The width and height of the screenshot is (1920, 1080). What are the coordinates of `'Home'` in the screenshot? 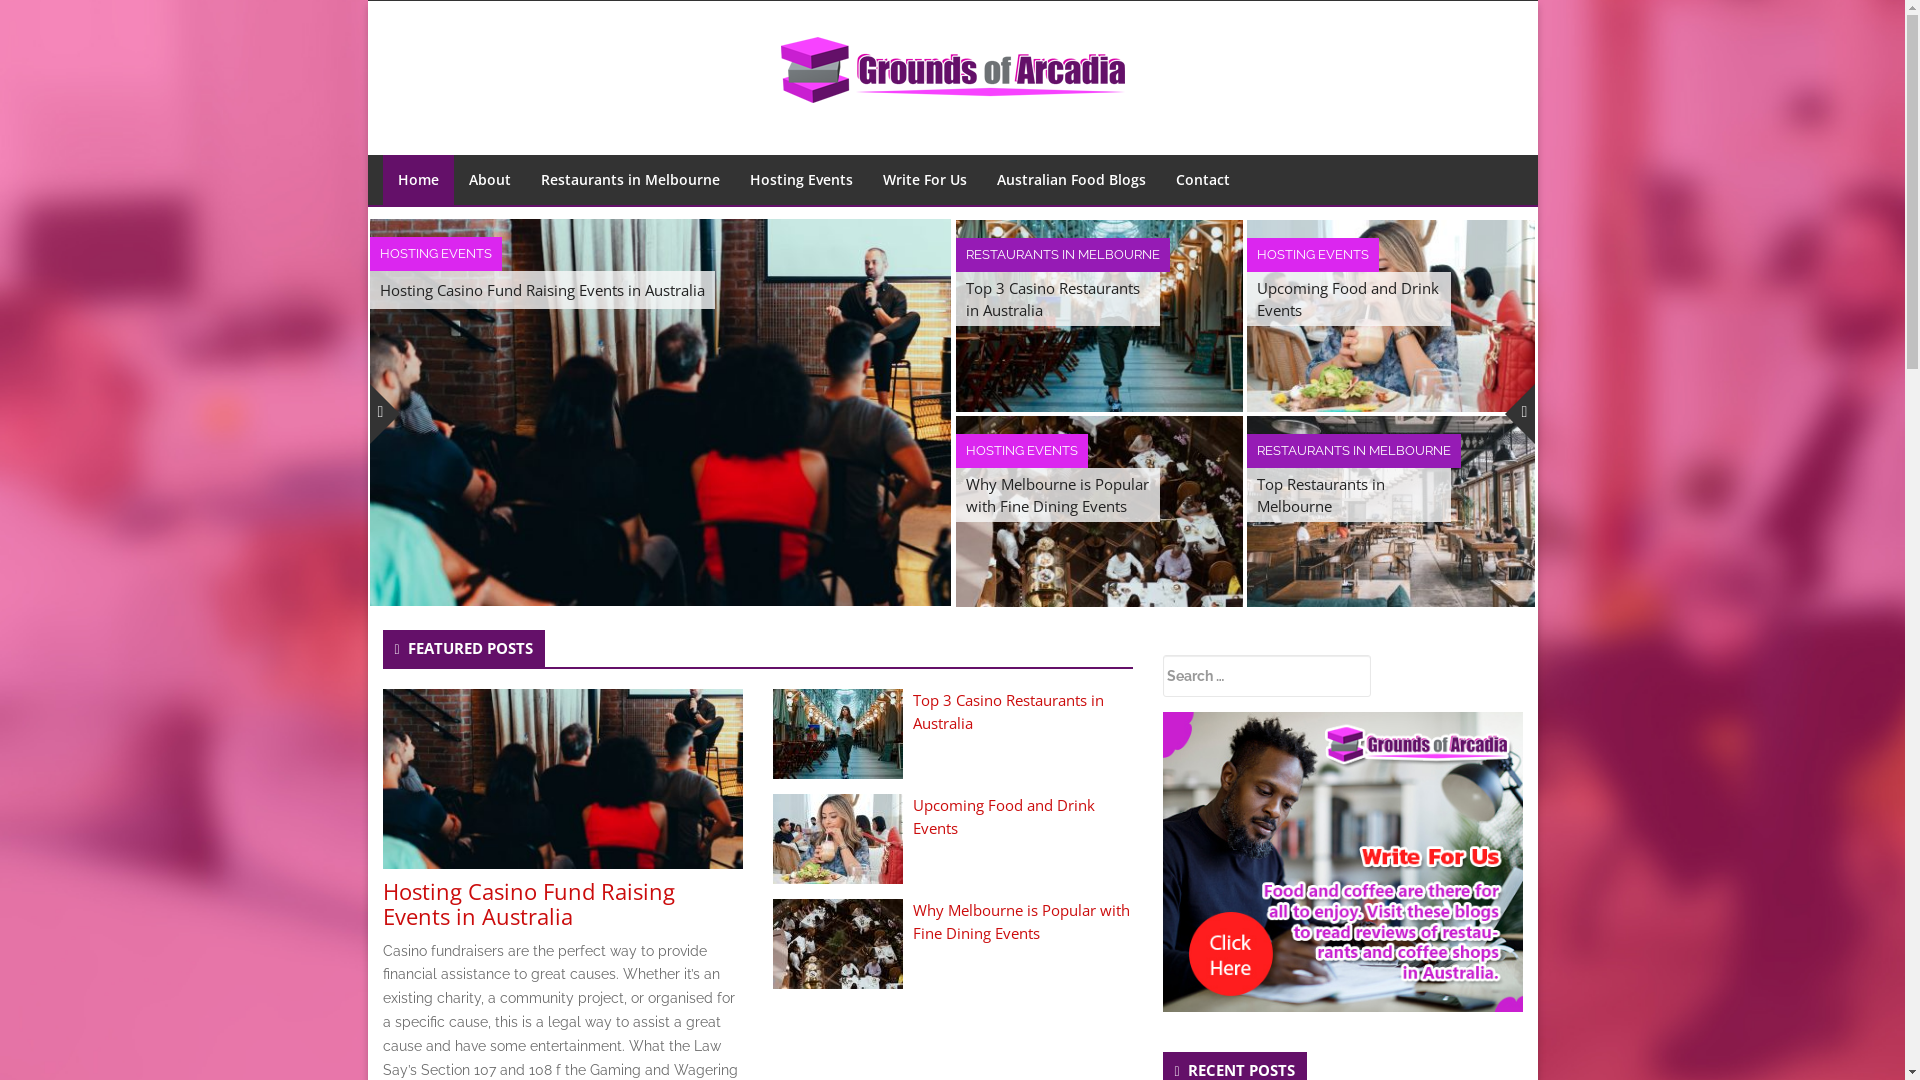 It's located at (416, 180).